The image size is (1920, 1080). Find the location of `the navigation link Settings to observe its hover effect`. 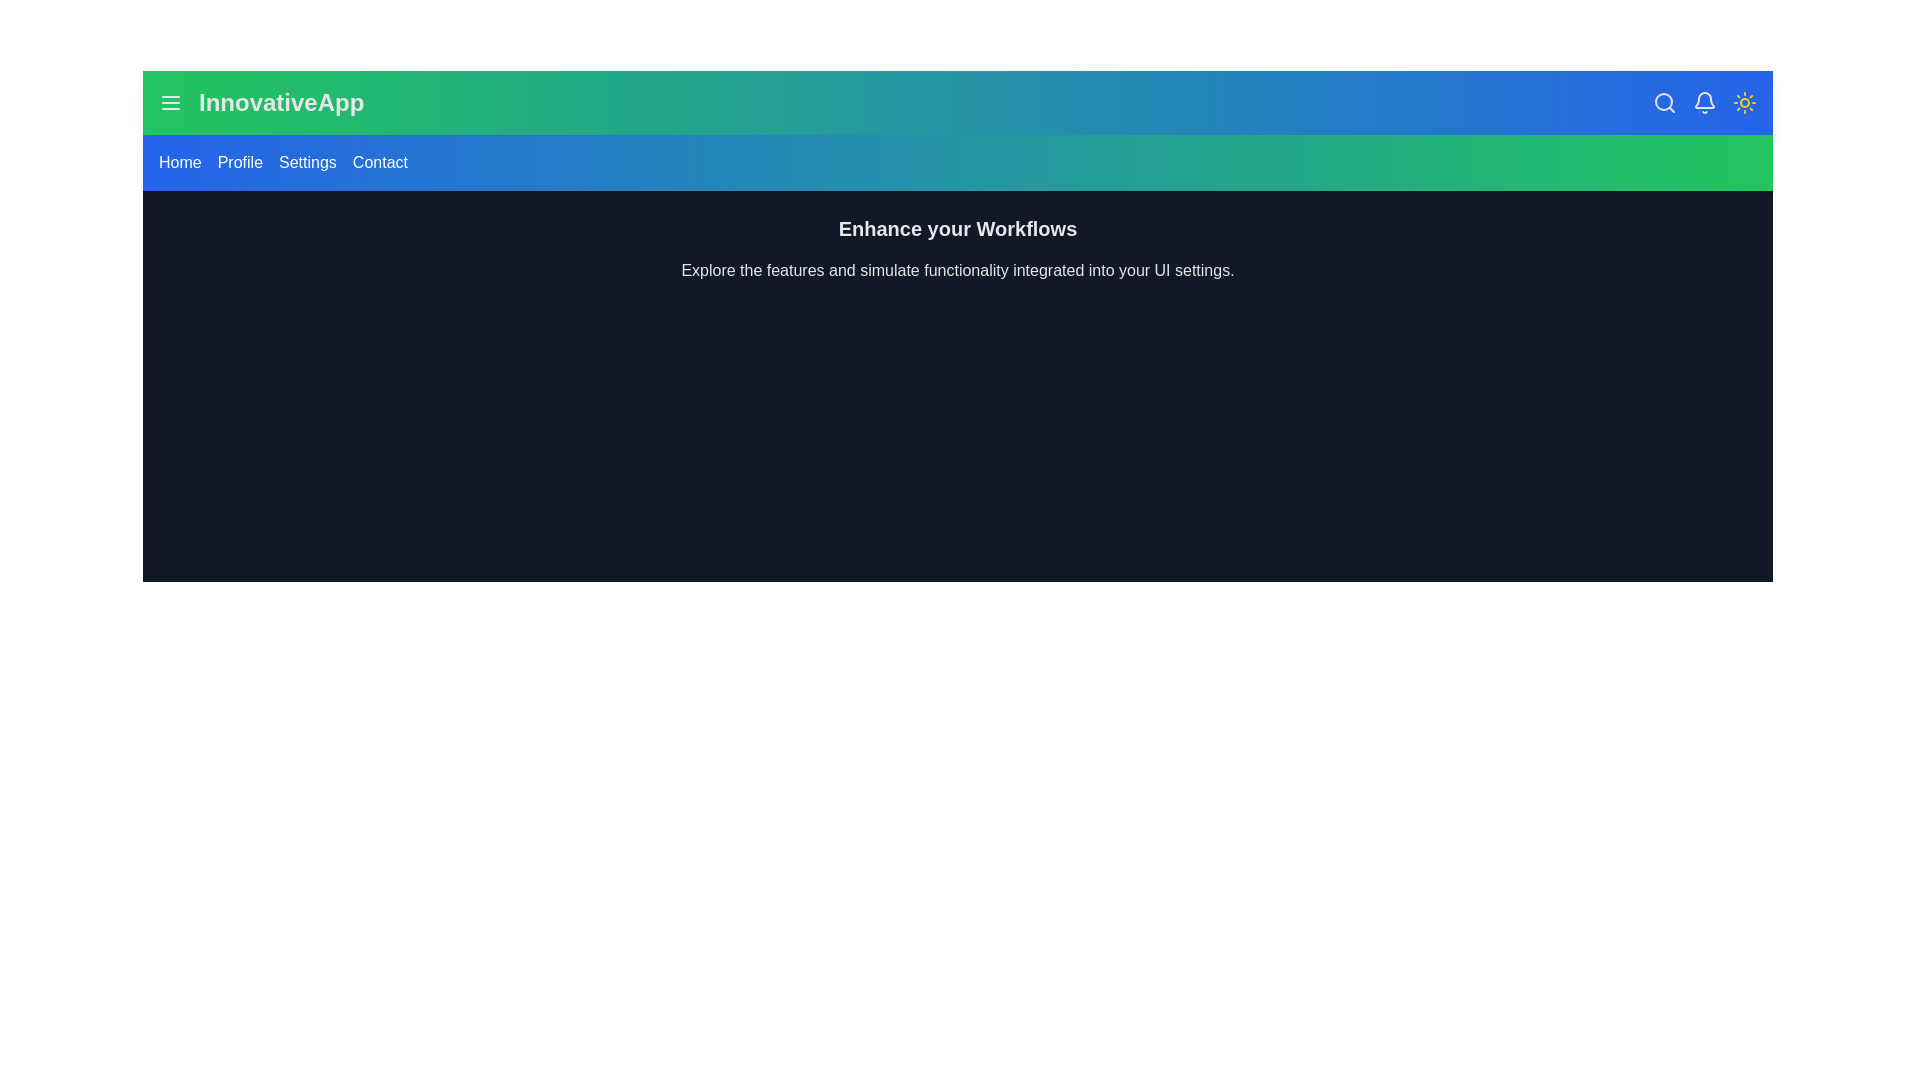

the navigation link Settings to observe its hover effect is located at coordinates (306, 161).